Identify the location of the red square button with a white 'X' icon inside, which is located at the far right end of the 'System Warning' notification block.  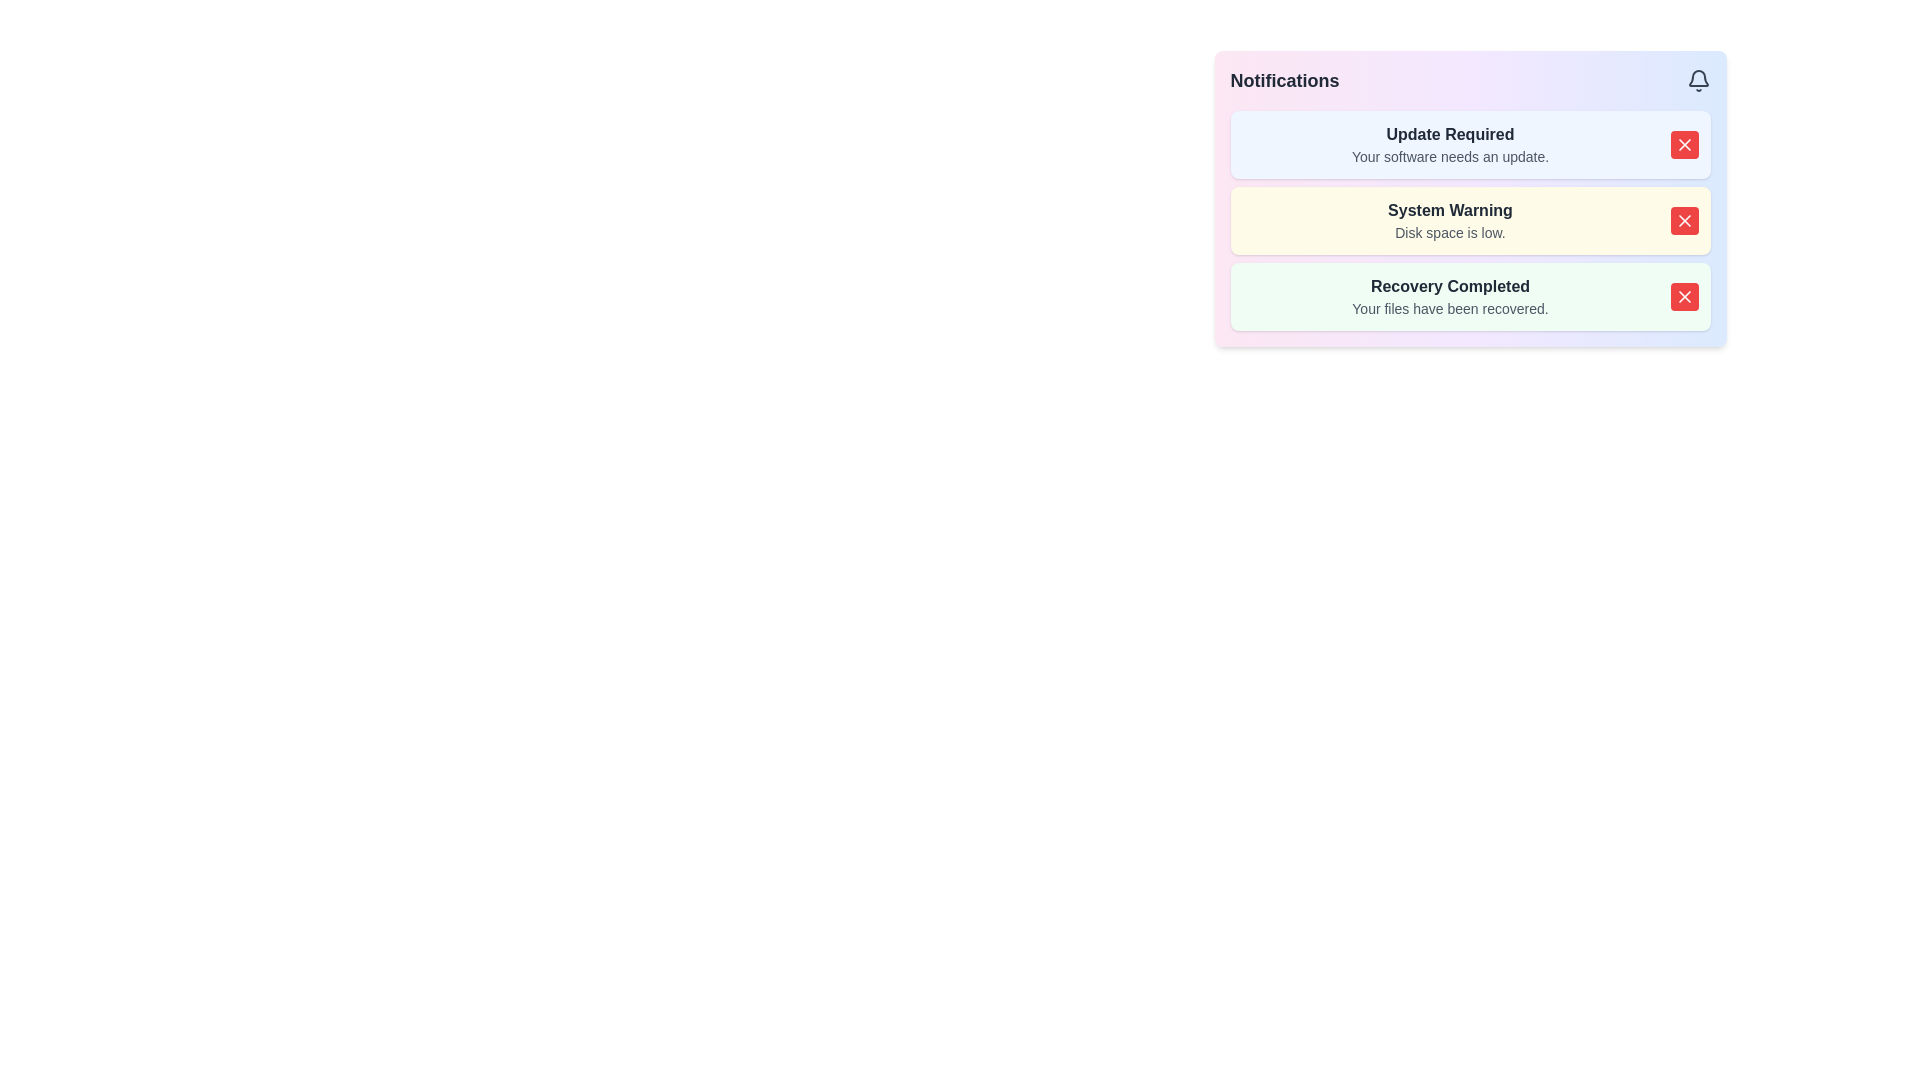
(1683, 220).